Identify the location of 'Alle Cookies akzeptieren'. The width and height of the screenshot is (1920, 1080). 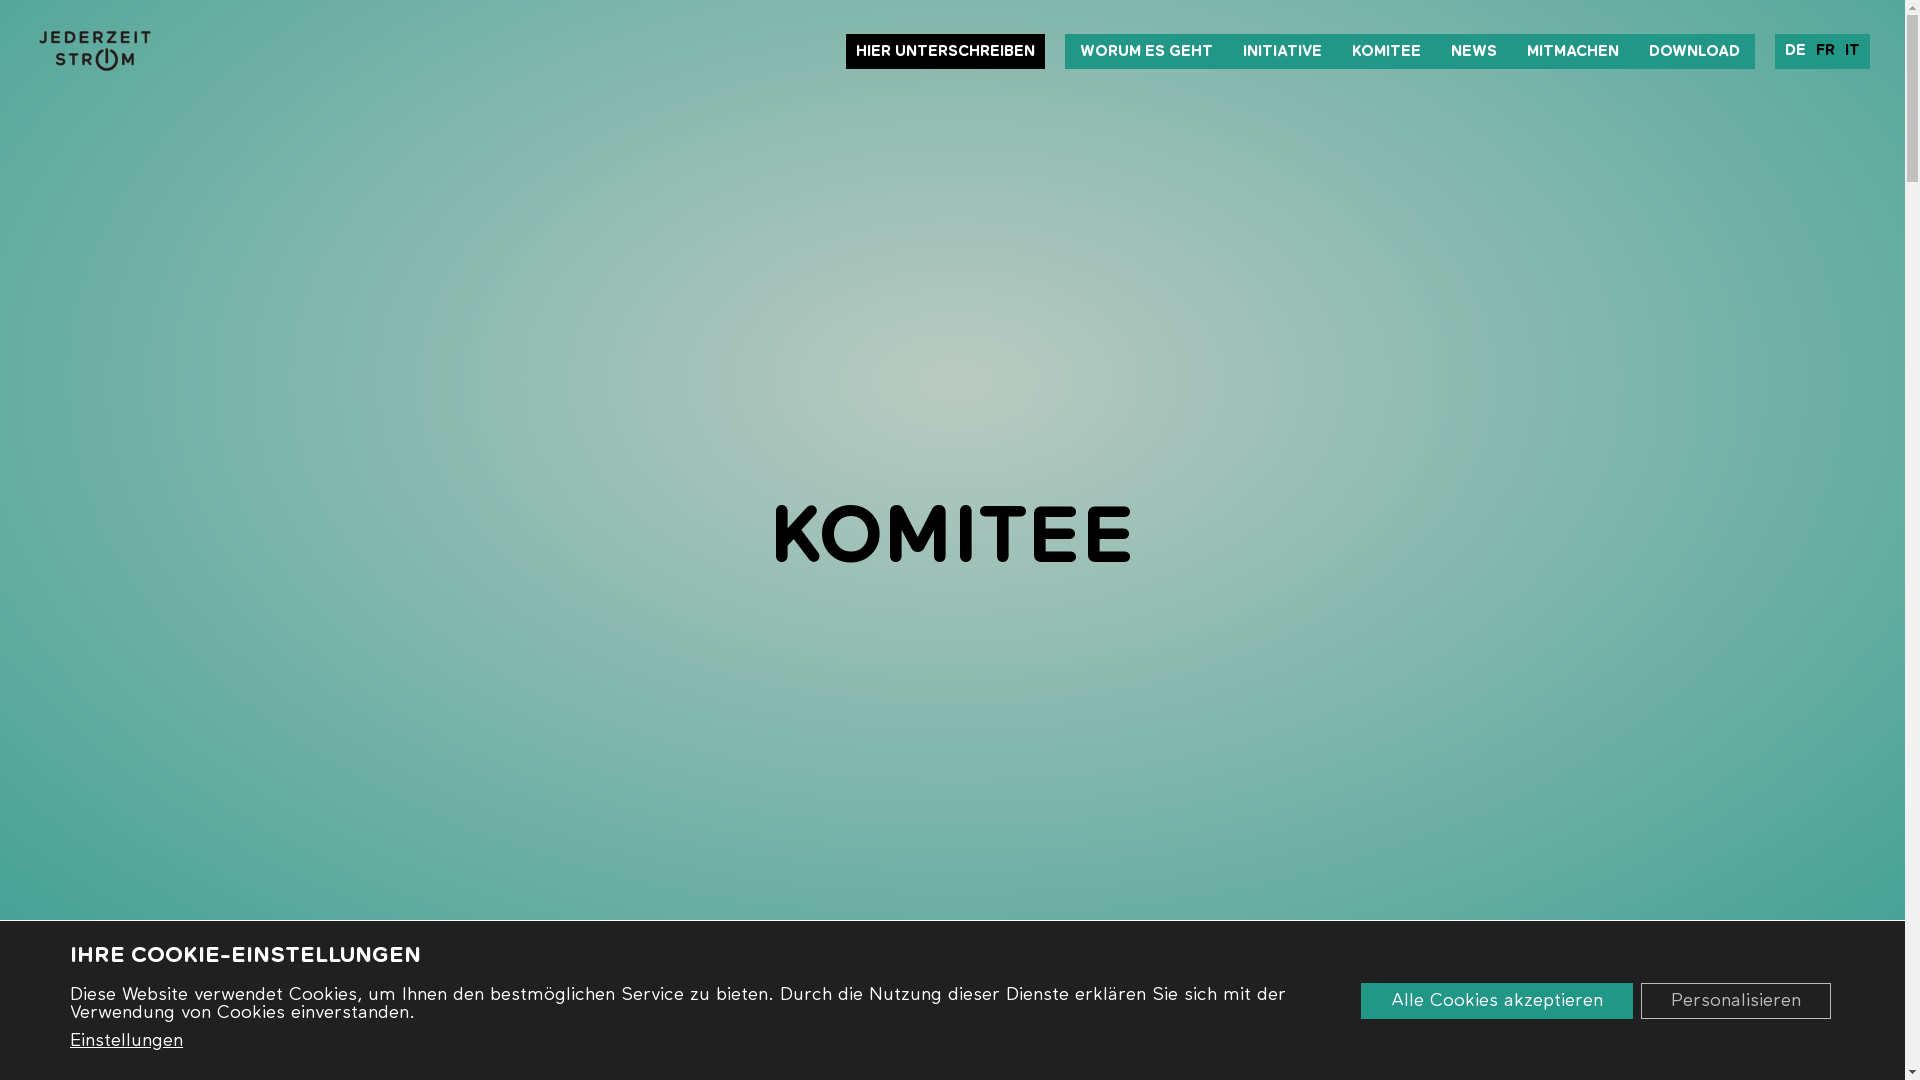
(1360, 999).